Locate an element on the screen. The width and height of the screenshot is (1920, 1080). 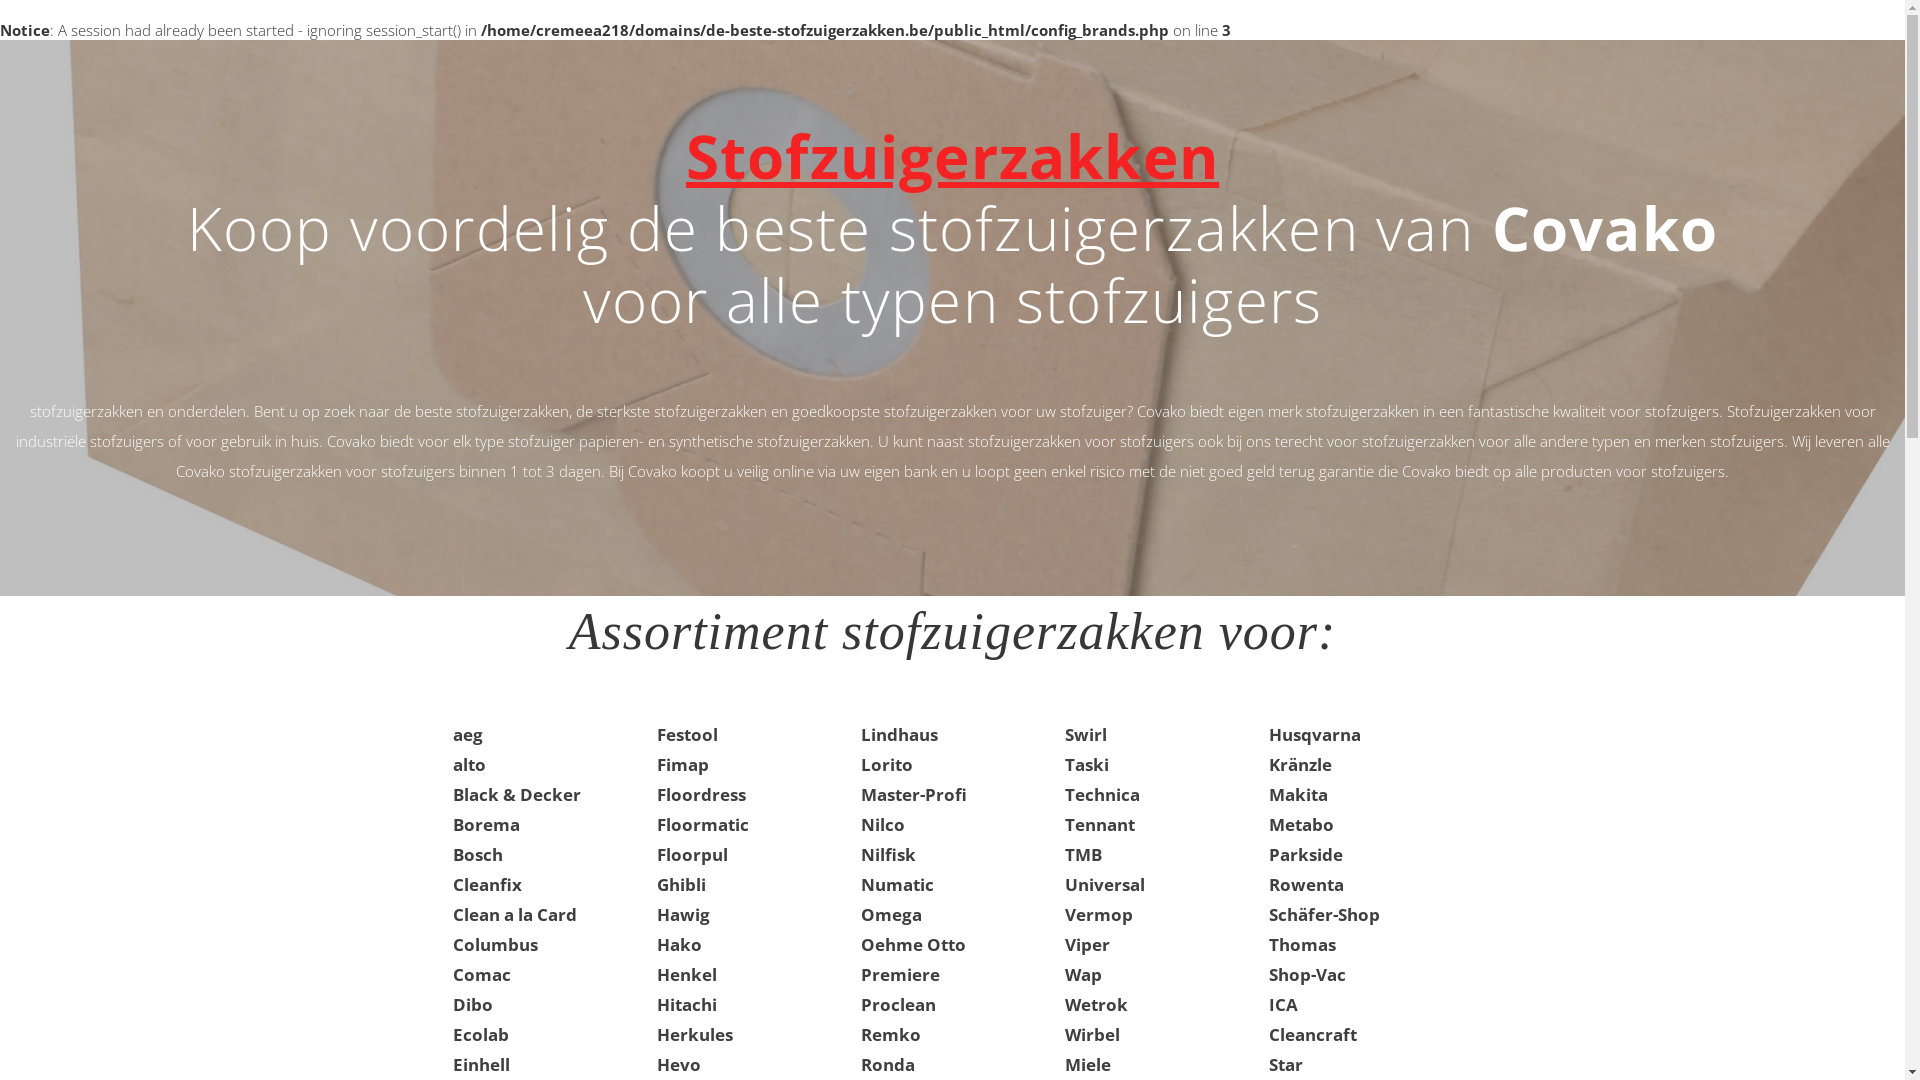
'alto' is located at coordinates (467, 764).